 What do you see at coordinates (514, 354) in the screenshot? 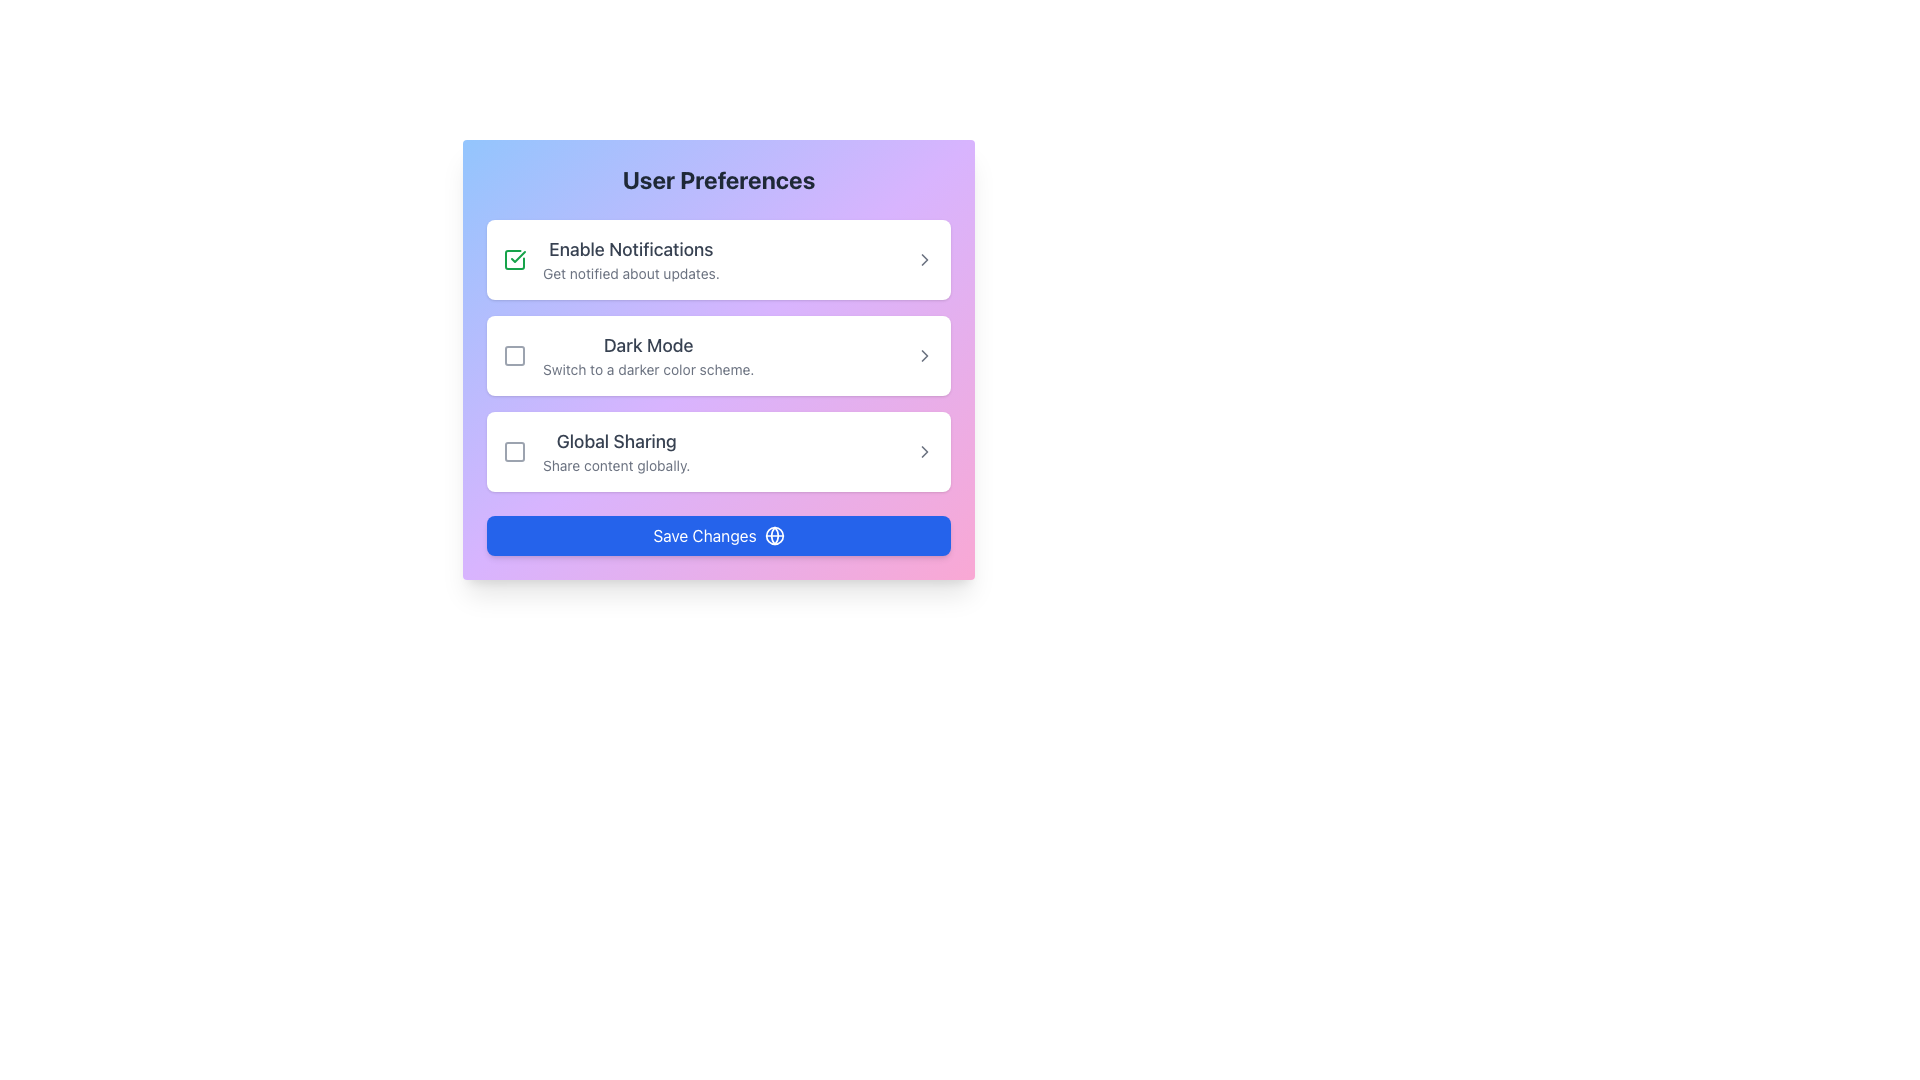
I see `the SVG graphical indicator square for 'Dark Mode'` at bounding box center [514, 354].